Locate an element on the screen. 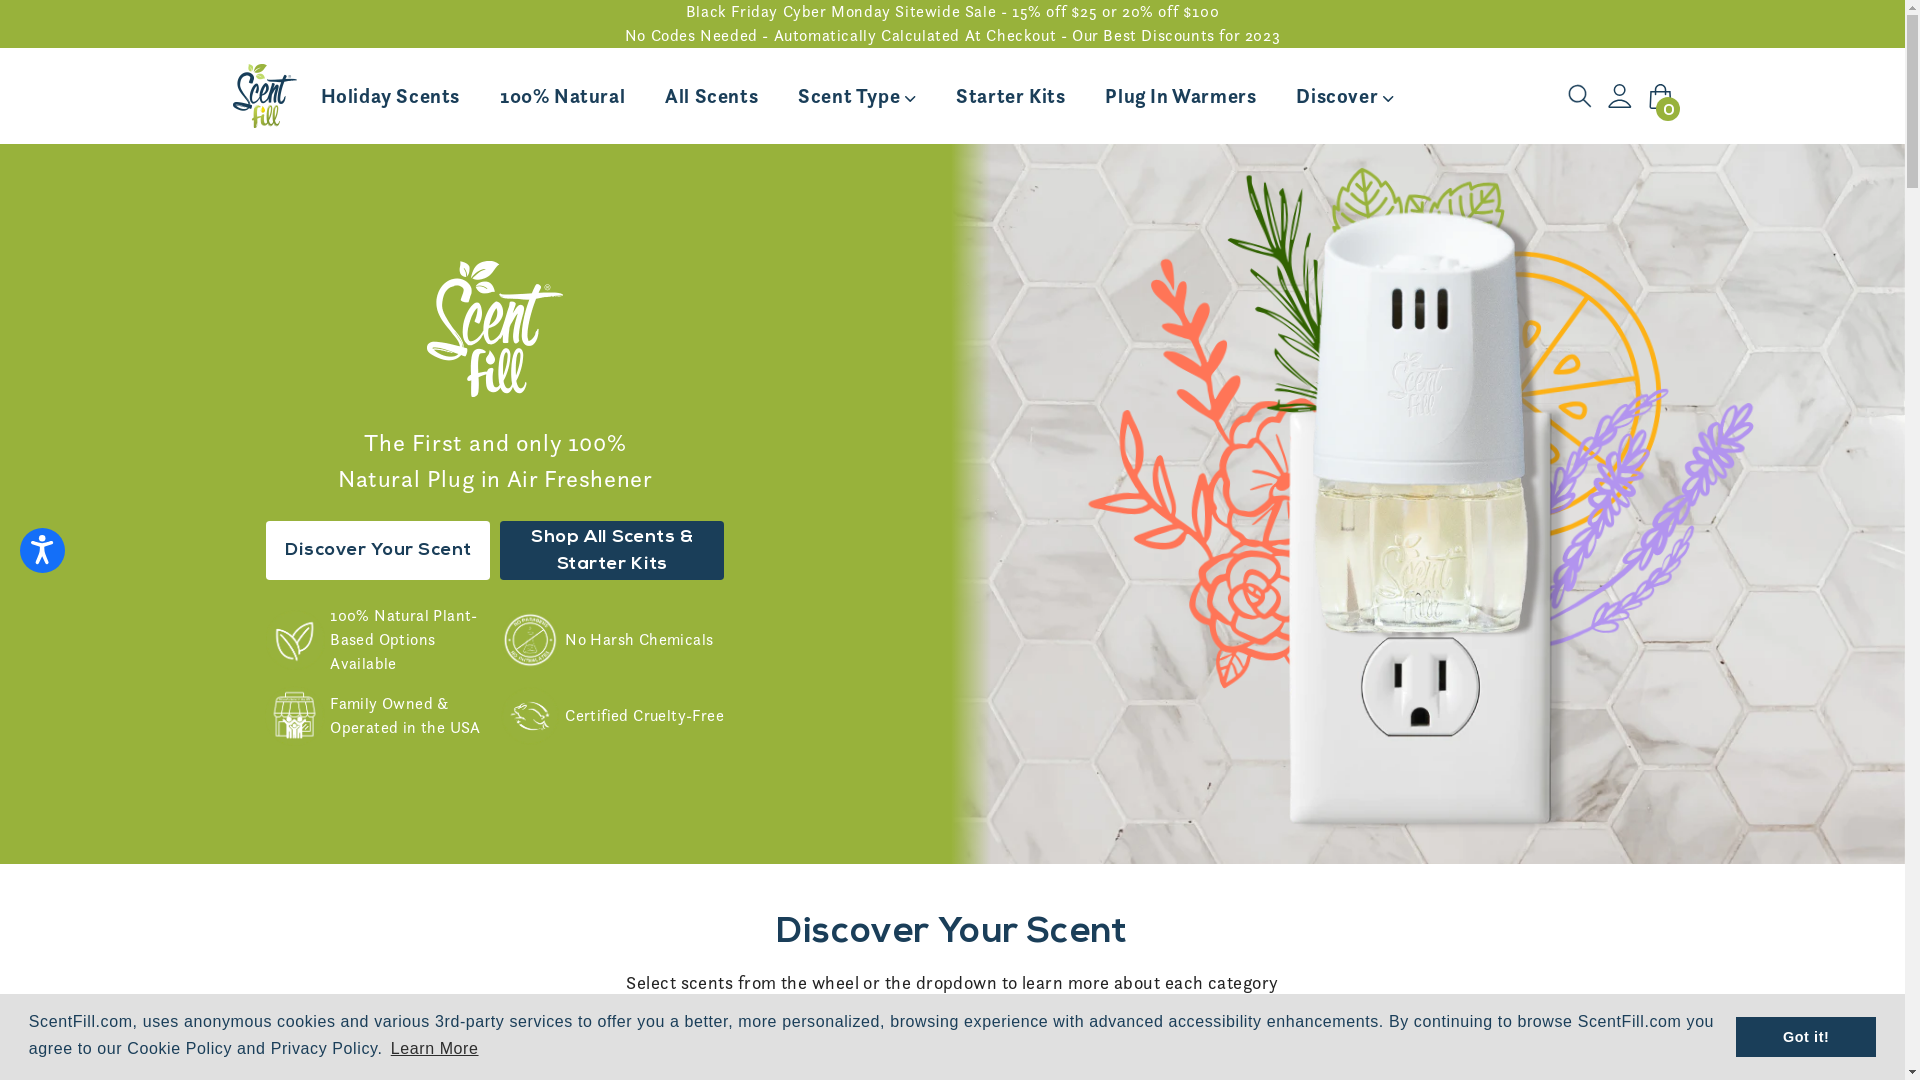 This screenshot has width=1920, height=1080. 'All Scents' is located at coordinates (711, 96).